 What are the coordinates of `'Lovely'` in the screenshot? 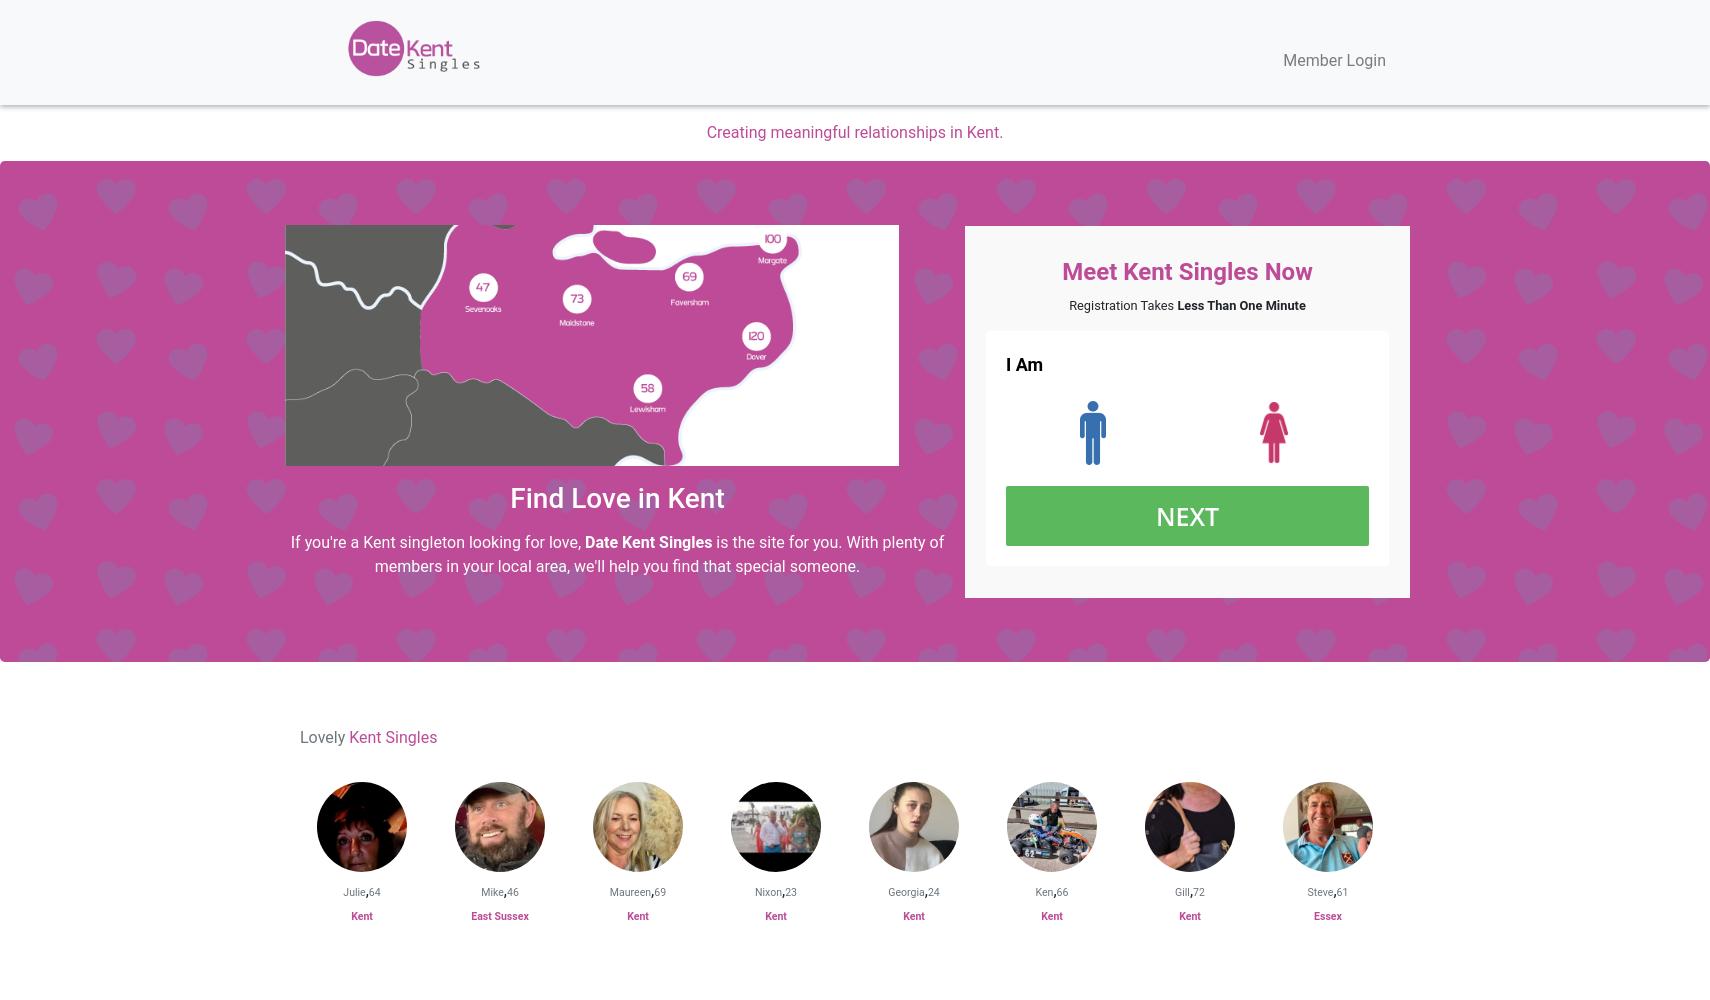 It's located at (323, 736).